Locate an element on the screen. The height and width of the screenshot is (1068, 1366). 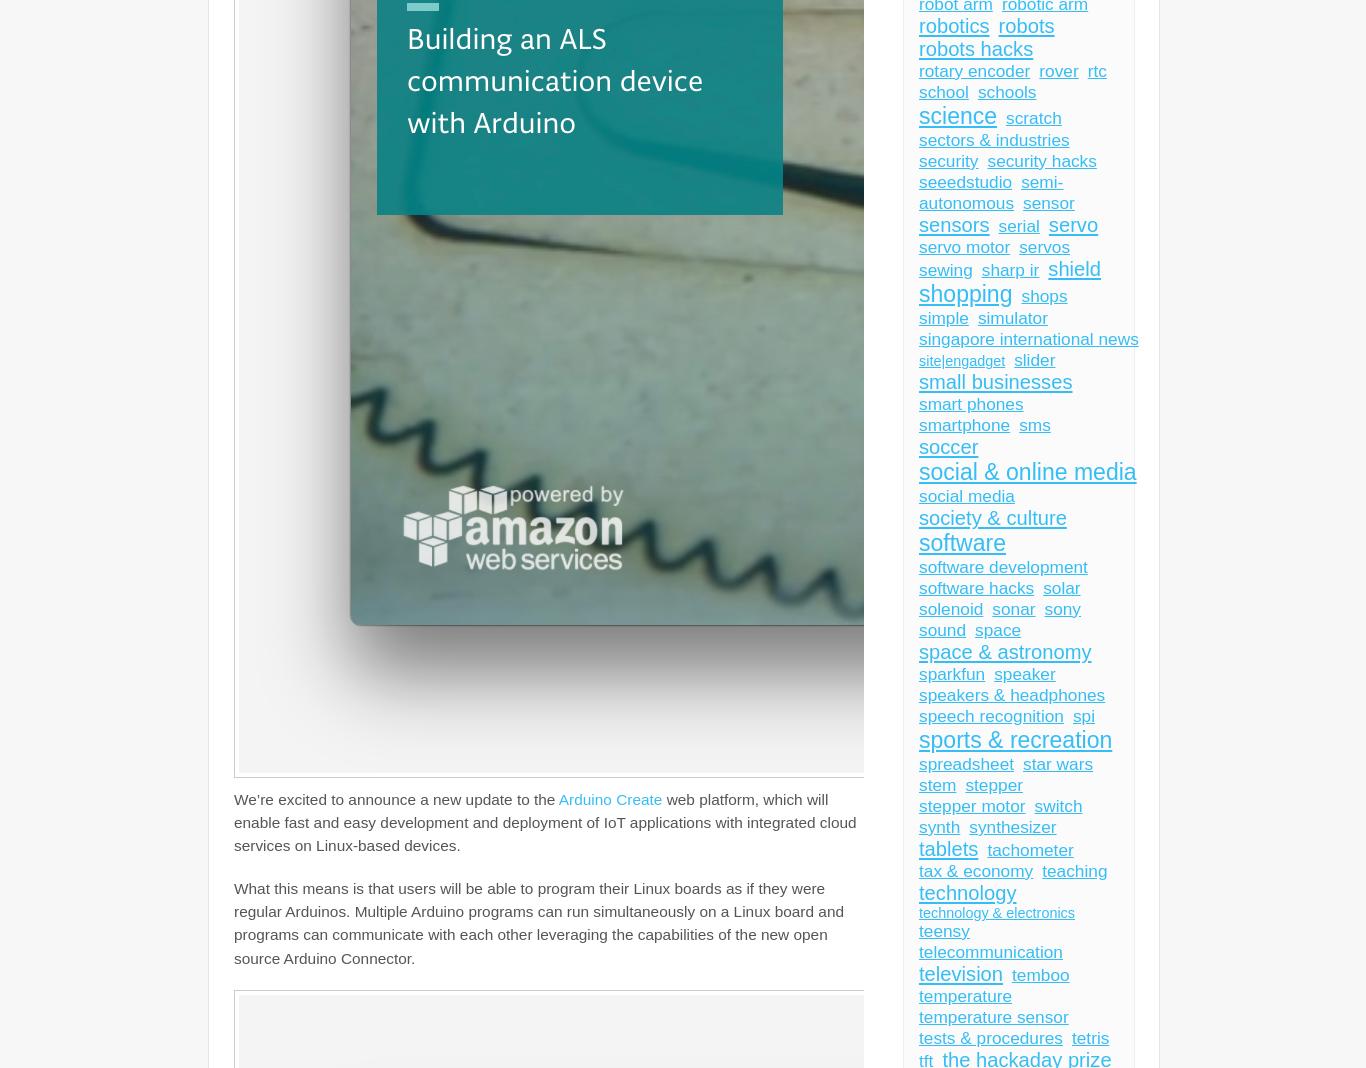
'rotary encoder' is located at coordinates (974, 70).